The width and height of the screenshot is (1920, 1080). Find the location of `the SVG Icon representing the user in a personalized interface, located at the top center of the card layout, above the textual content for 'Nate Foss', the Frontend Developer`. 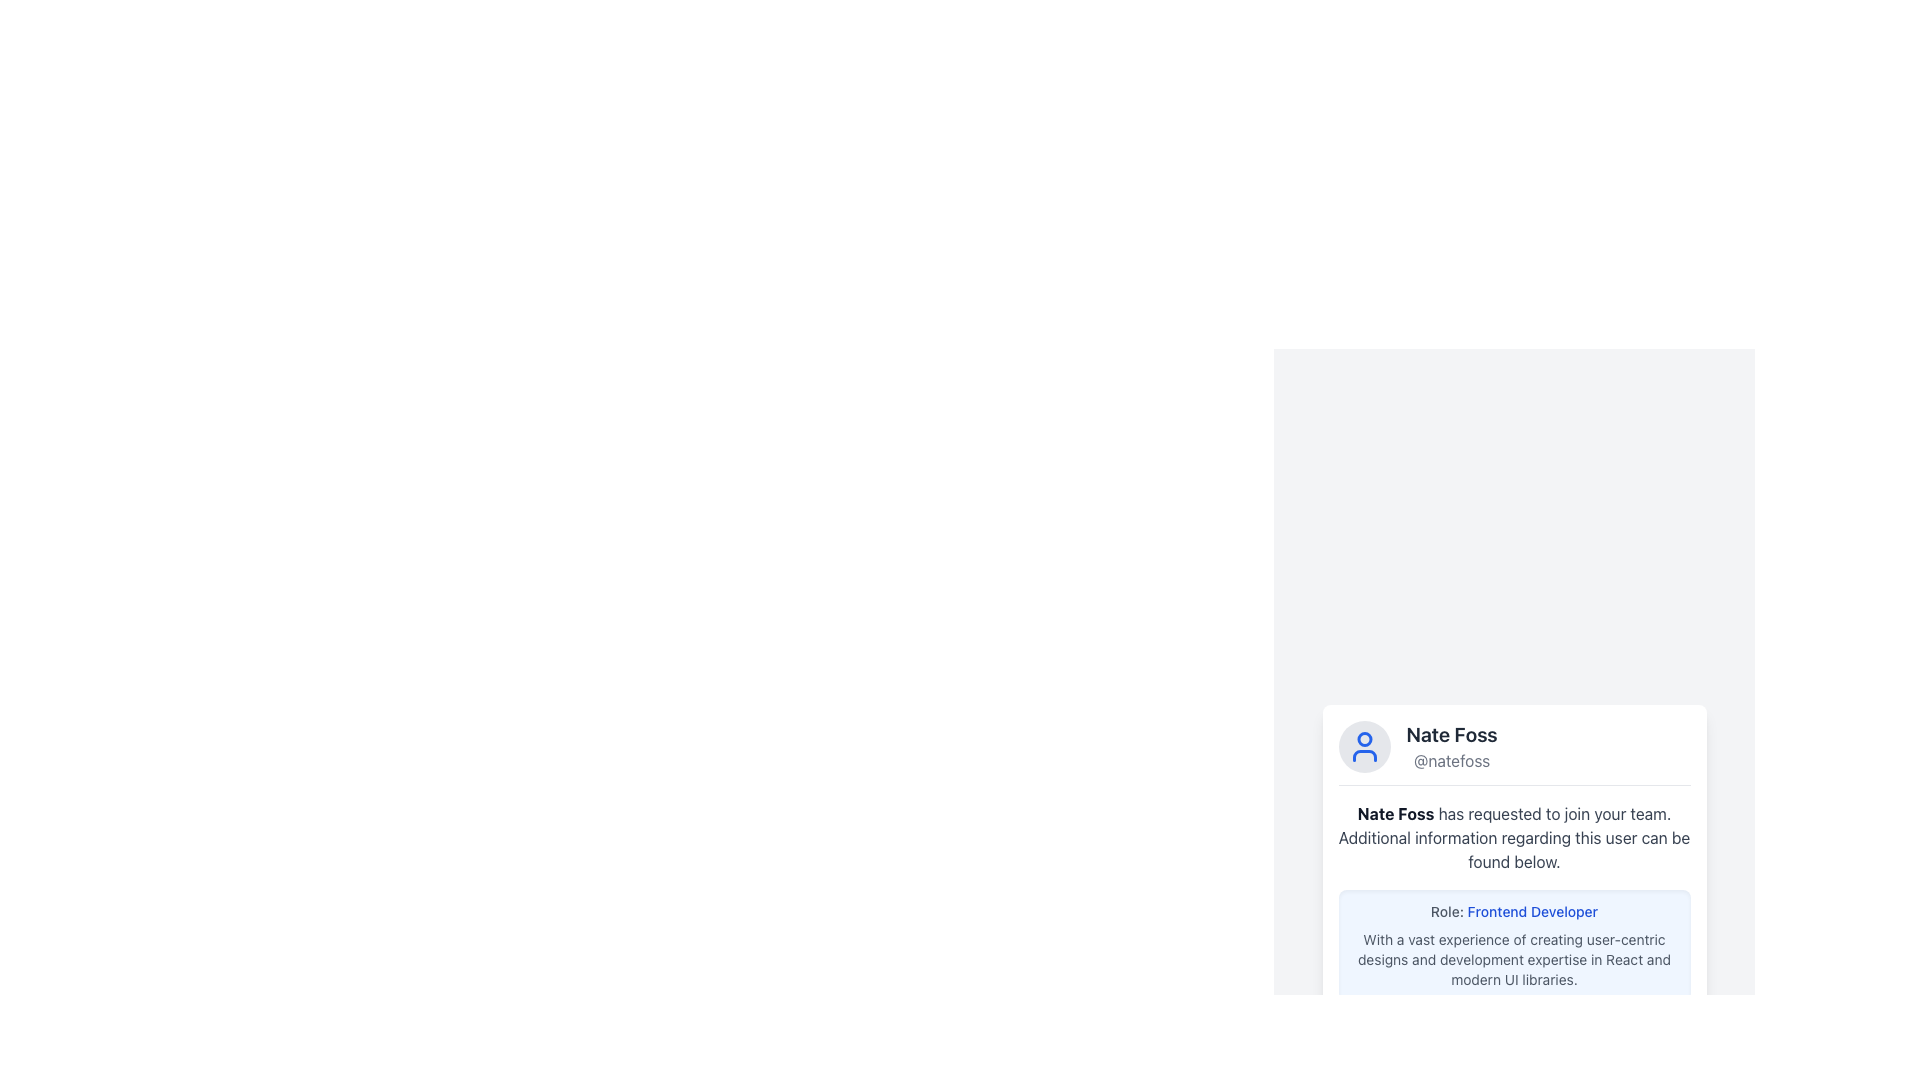

the SVG Icon representing the user in a personalized interface, located at the top center of the card layout, above the textual content for 'Nate Foss', the Frontend Developer is located at coordinates (1363, 746).